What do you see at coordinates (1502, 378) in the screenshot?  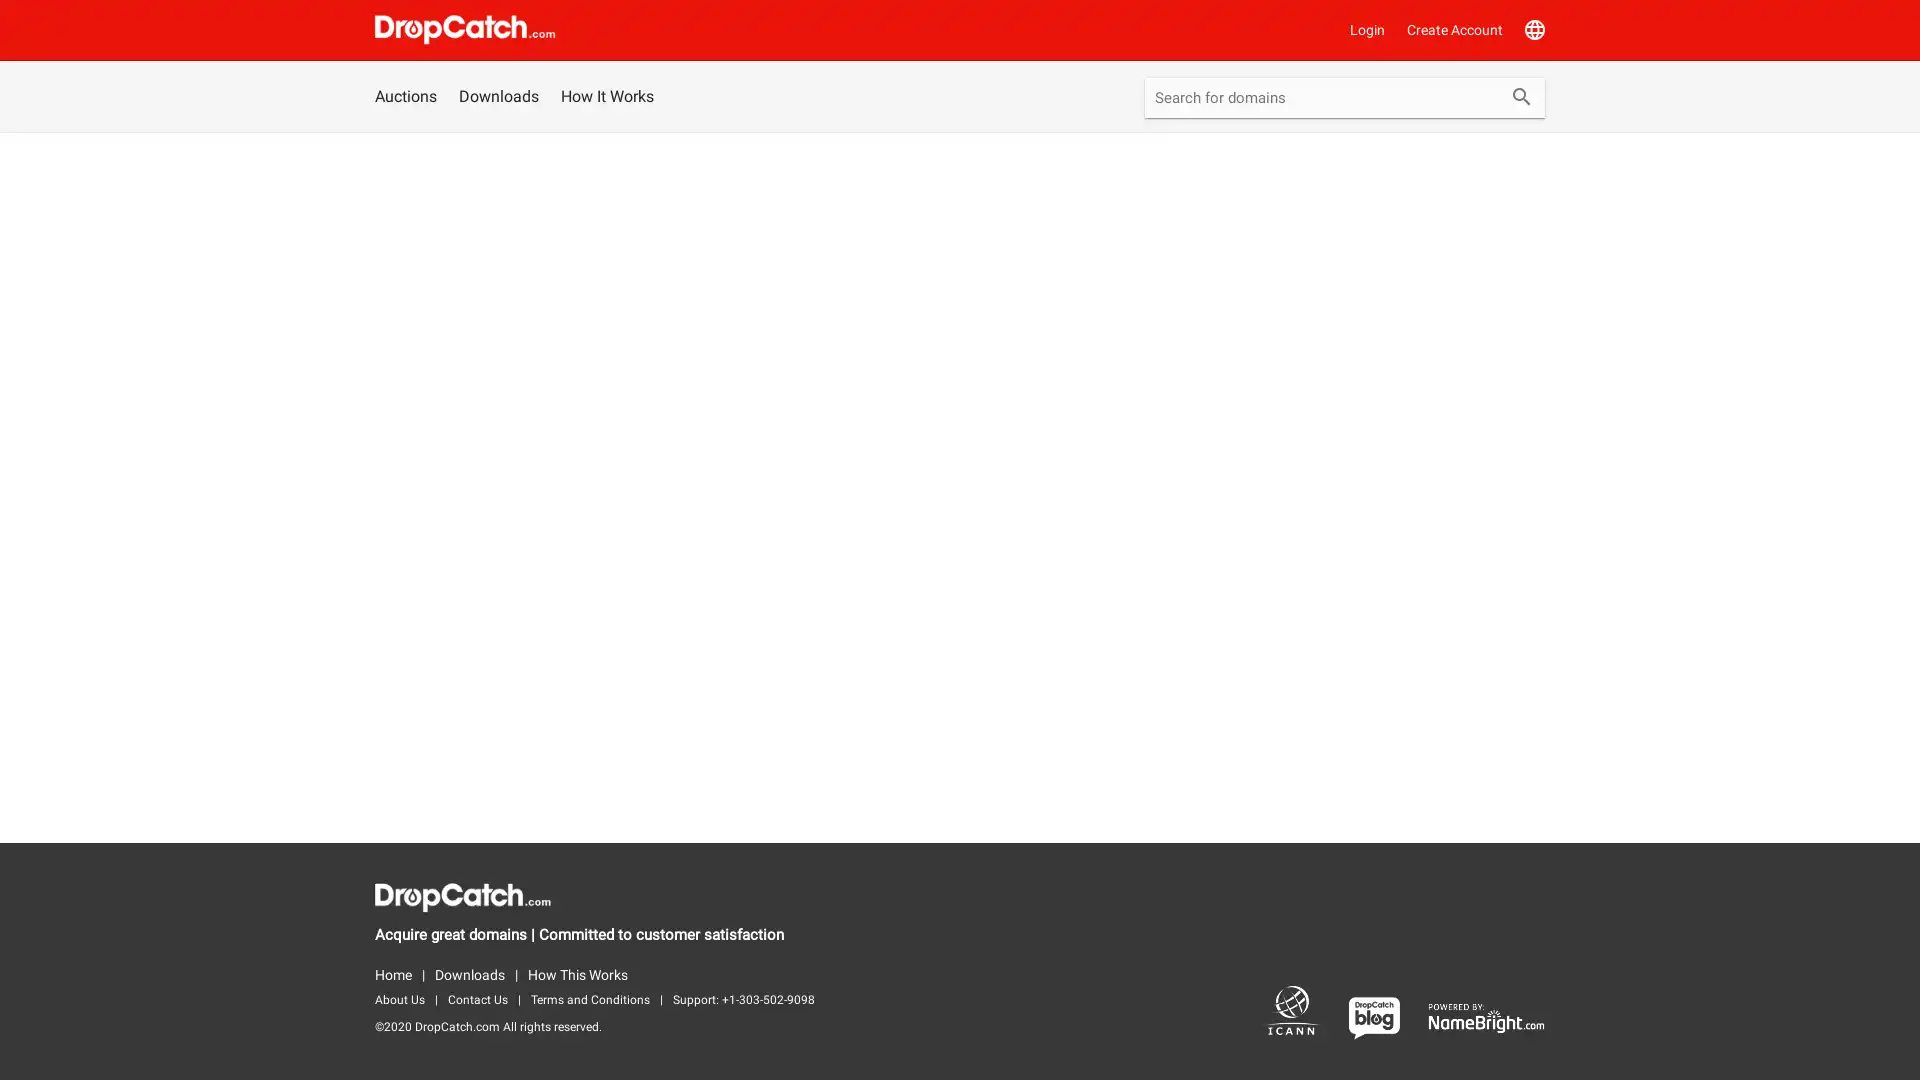 I see `Bid` at bounding box center [1502, 378].